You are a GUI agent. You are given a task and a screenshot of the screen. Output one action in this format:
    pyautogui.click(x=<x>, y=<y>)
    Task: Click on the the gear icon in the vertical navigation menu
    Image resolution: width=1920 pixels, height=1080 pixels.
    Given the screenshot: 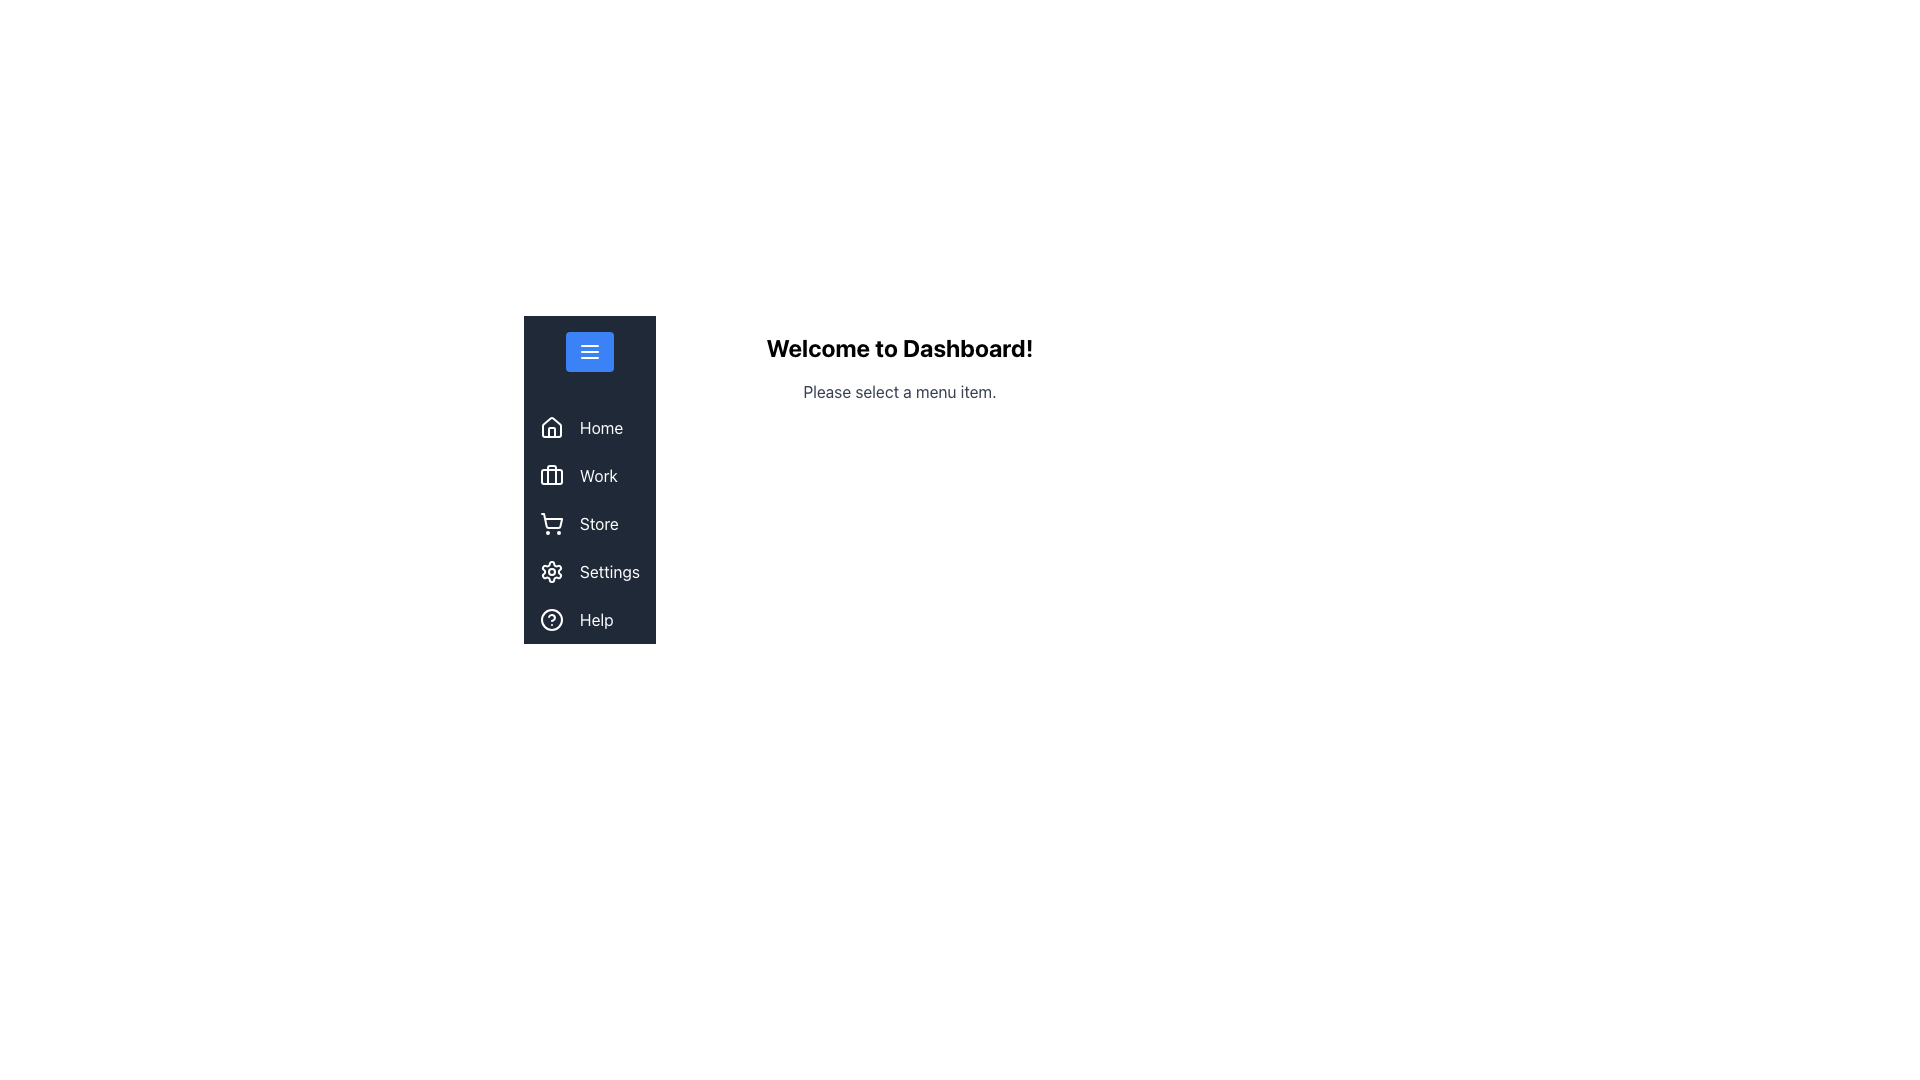 What is the action you would take?
    pyautogui.click(x=552, y=571)
    